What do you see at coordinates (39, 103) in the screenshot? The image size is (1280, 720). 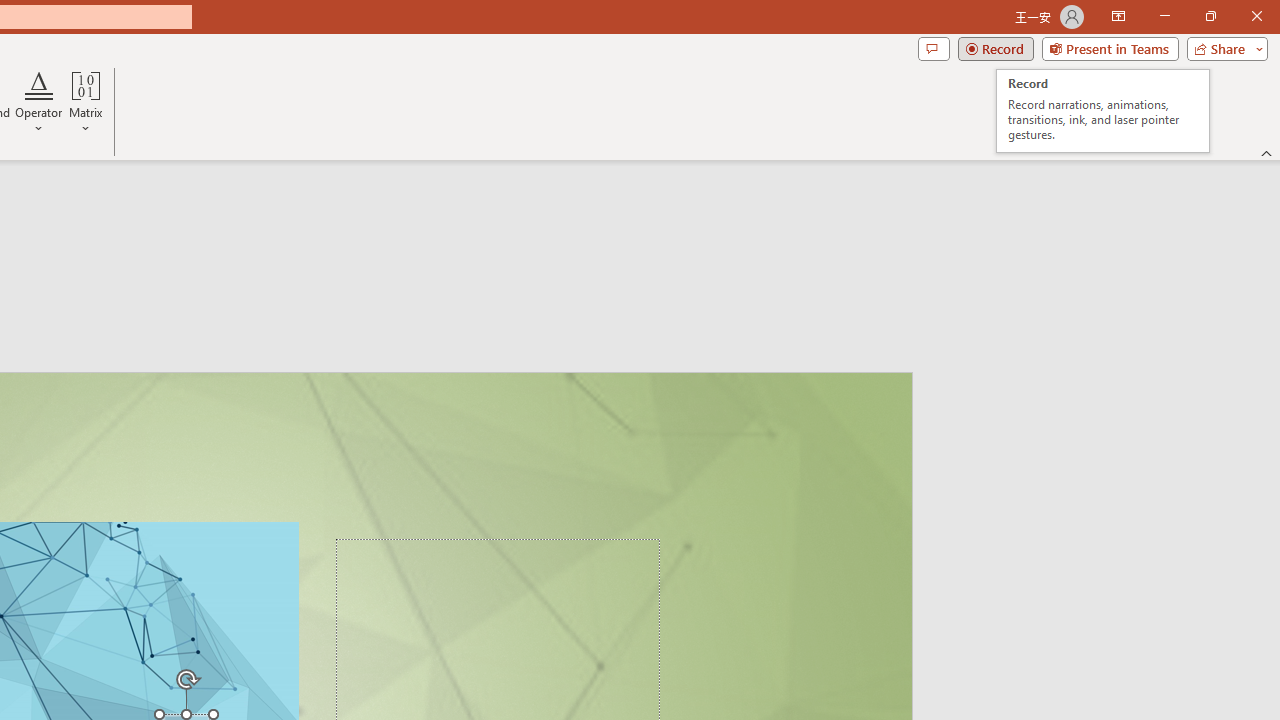 I see `'Operator'` at bounding box center [39, 103].